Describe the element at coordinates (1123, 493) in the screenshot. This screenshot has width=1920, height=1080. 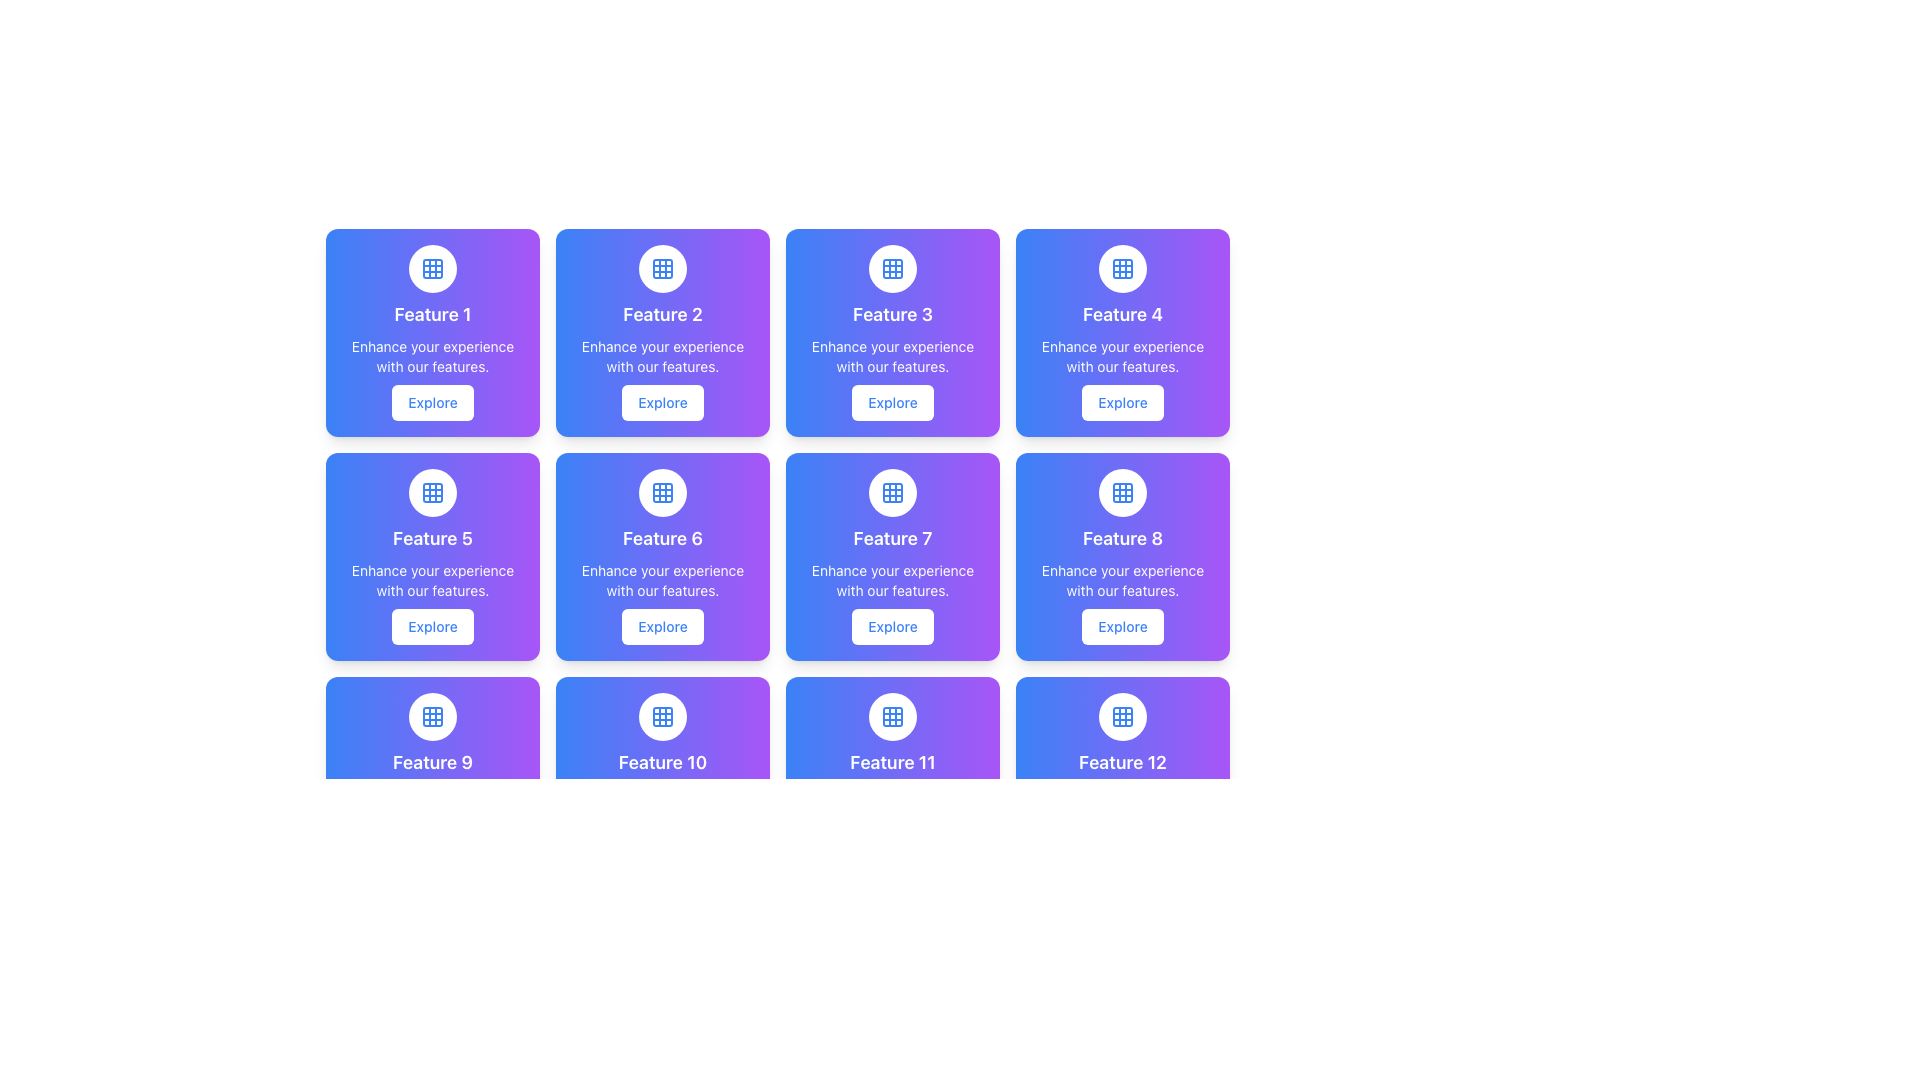
I see `the blue grid icon located at the top center of the 'Feature 8' card in the second row, fourth column of the layout` at that location.